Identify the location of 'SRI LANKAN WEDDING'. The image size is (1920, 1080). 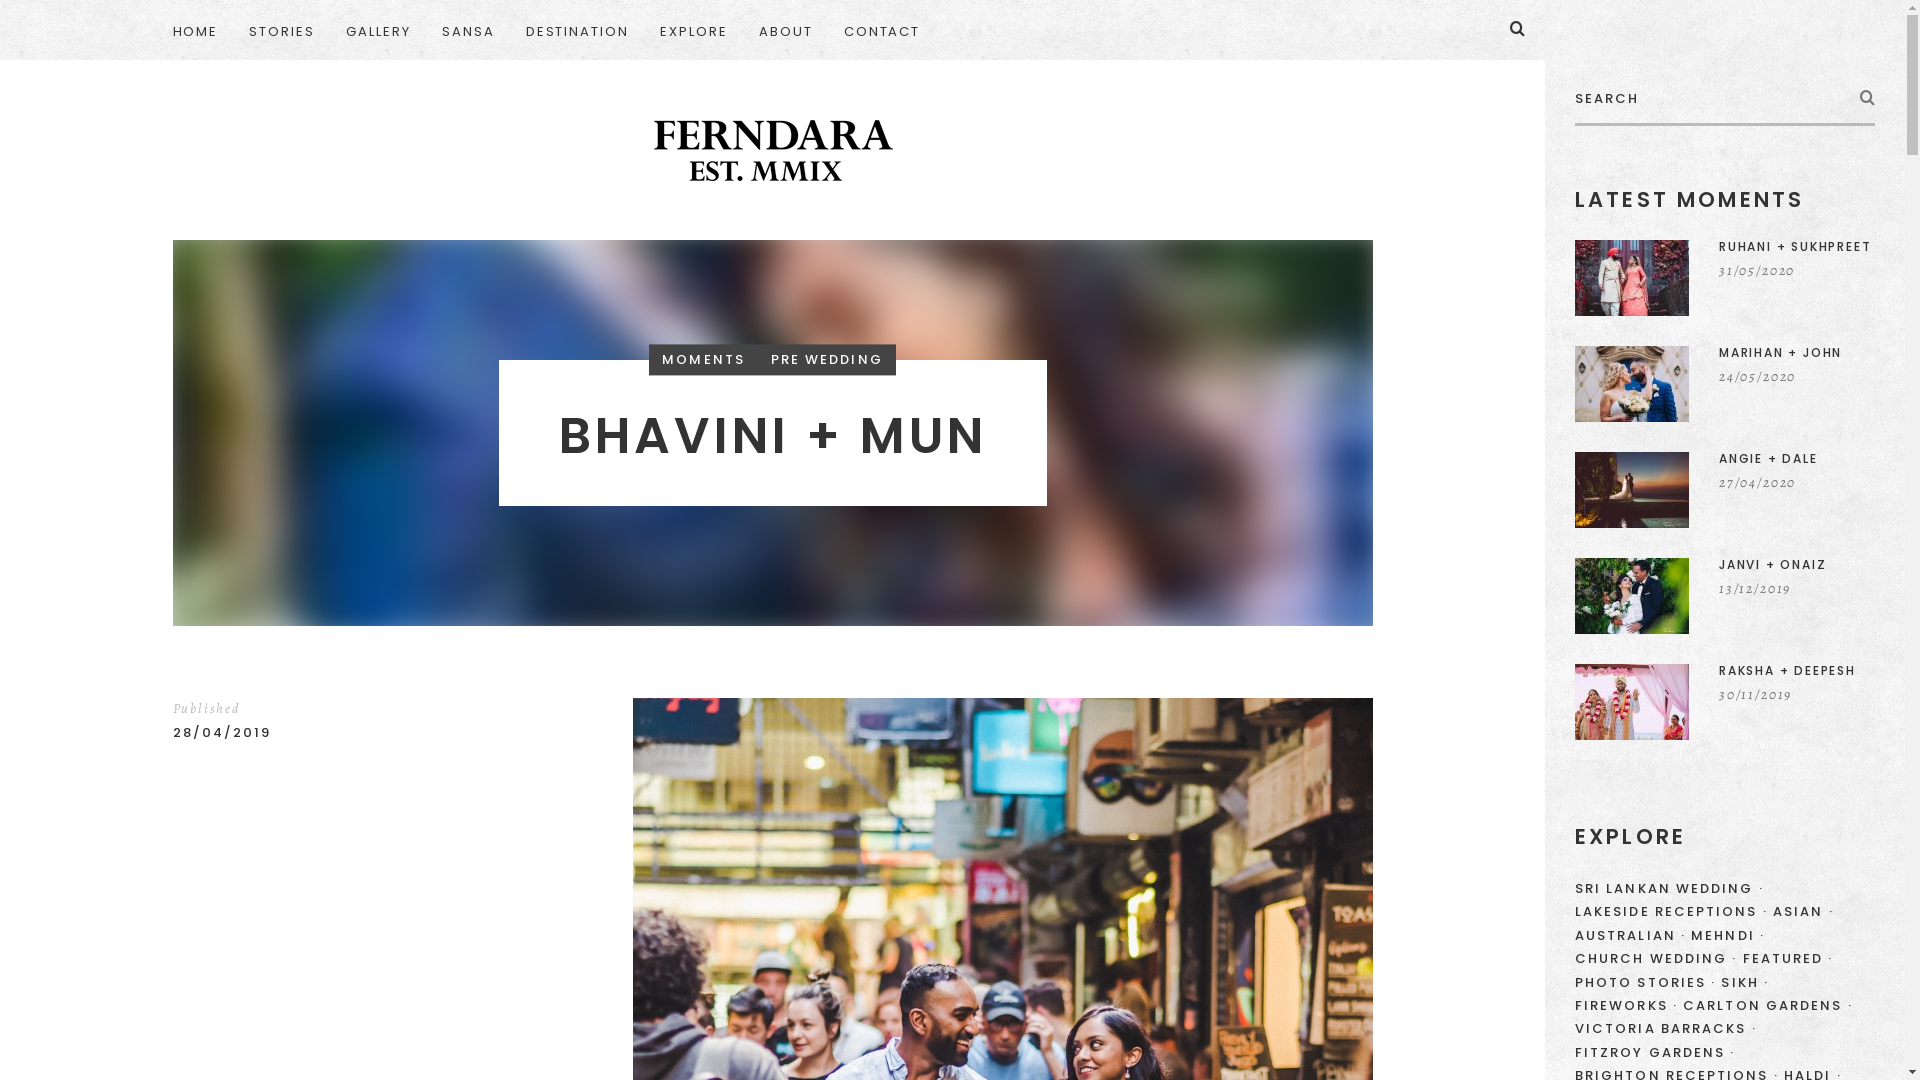
(1573, 887).